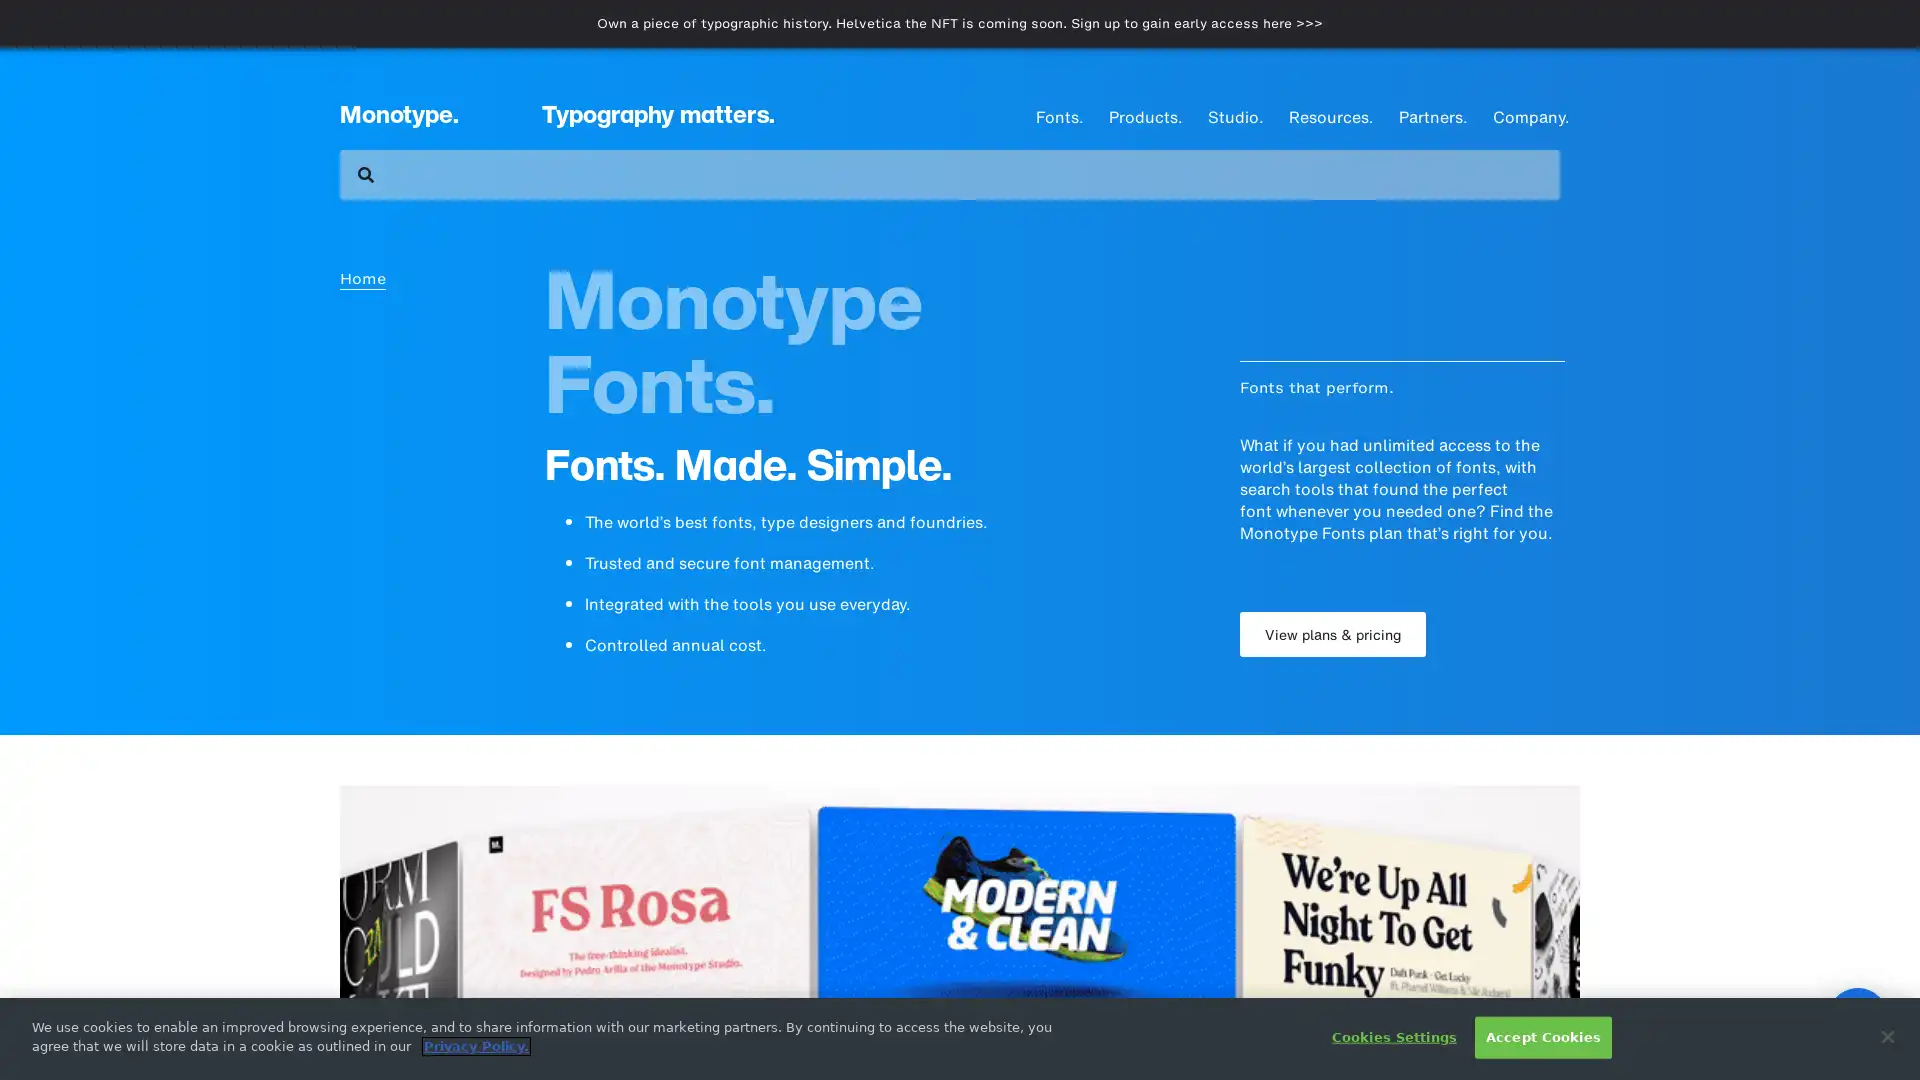 This screenshot has height=1080, width=1920. Describe the element at coordinates (1392, 1036) in the screenshot. I see `Cookies Settings` at that location.